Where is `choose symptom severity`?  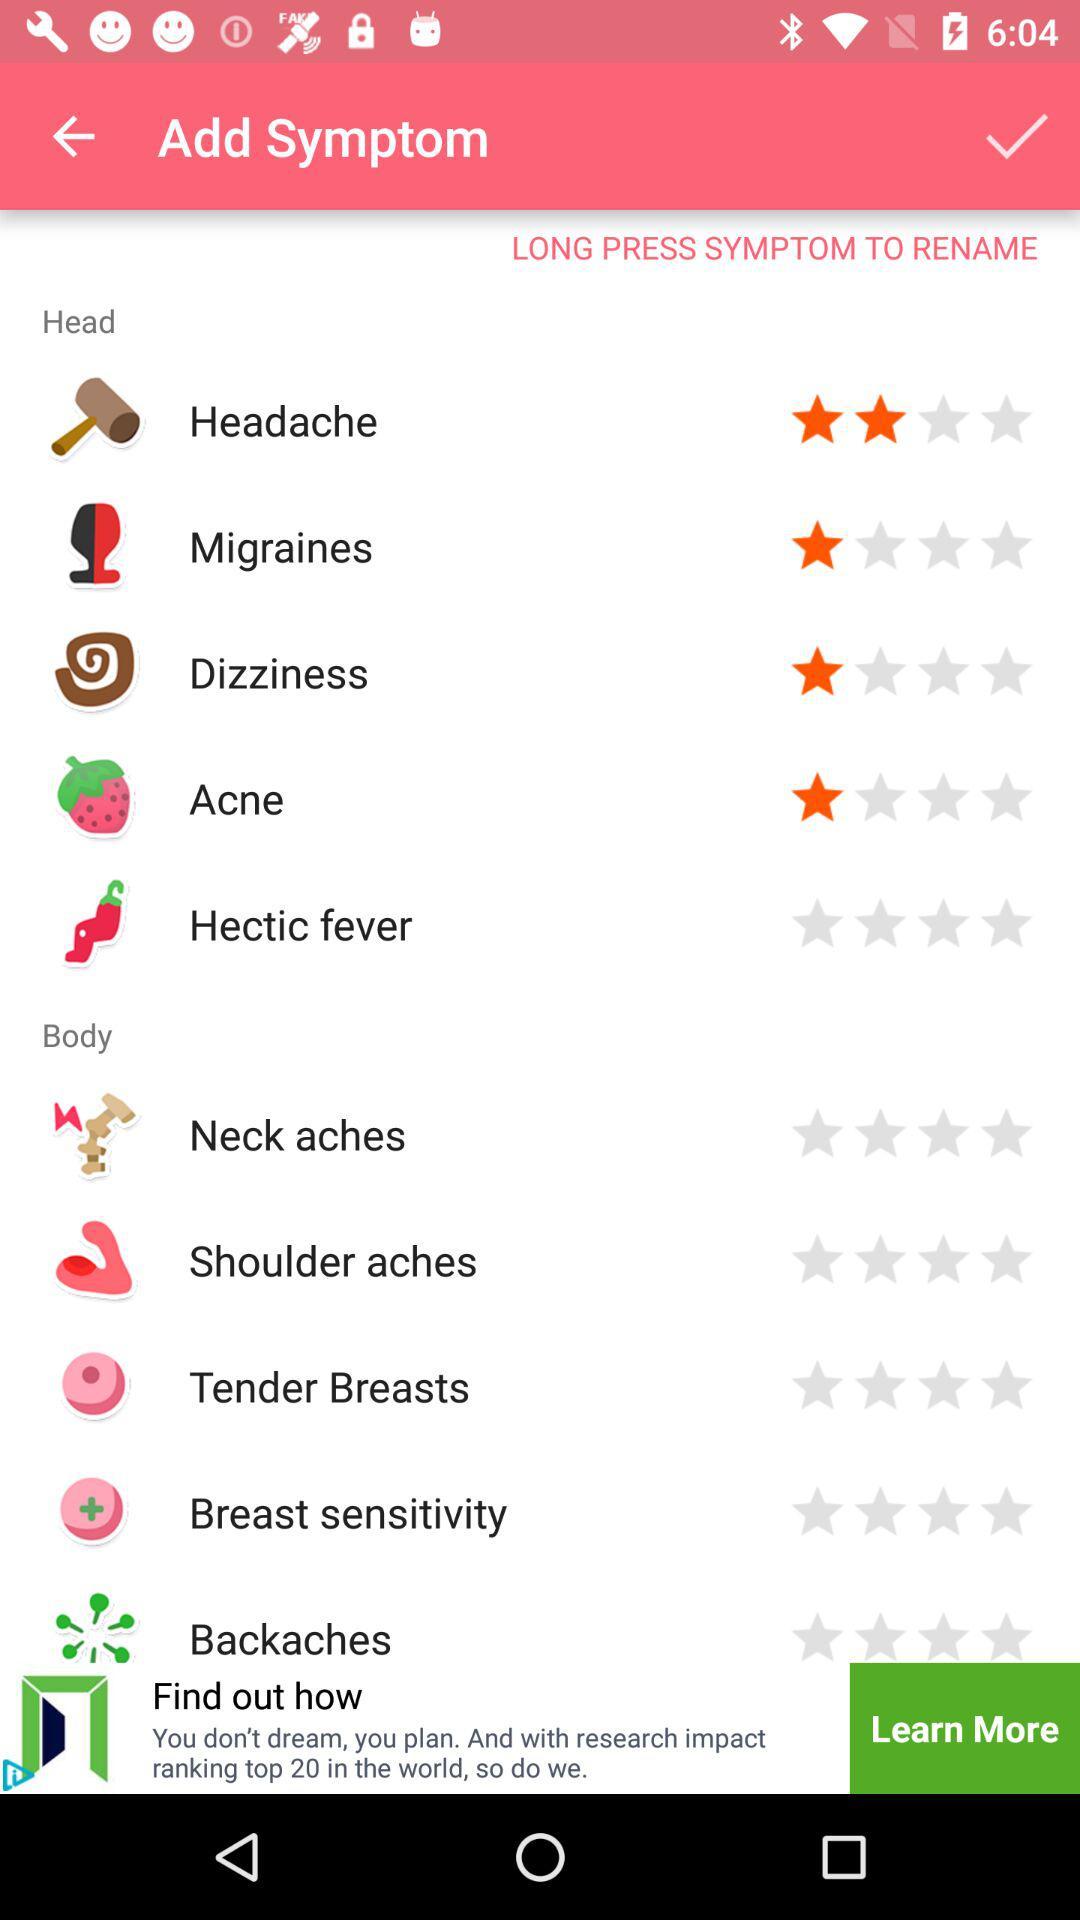 choose symptom severity is located at coordinates (943, 672).